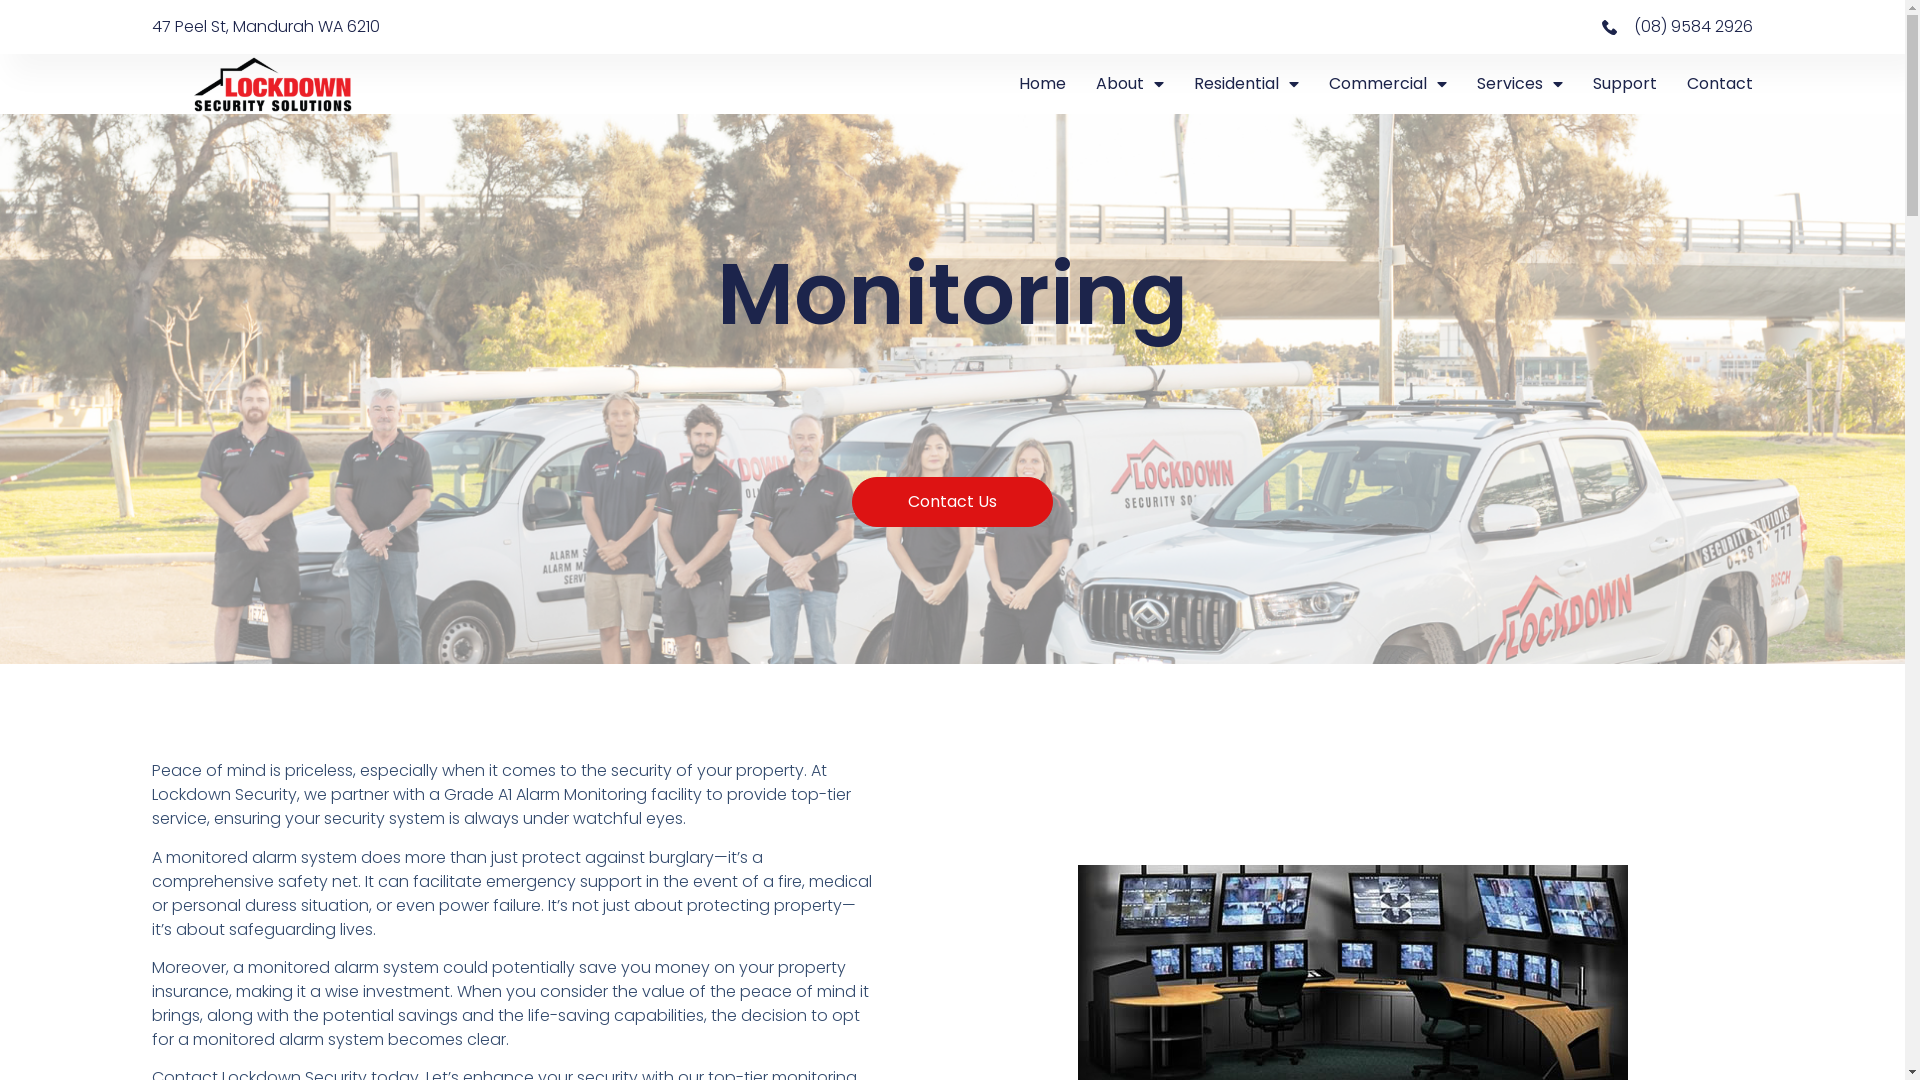 This screenshot has width=1920, height=1080. Describe the element at coordinates (951, 500) in the screenshot. I see `'Contact Us'` at that location.